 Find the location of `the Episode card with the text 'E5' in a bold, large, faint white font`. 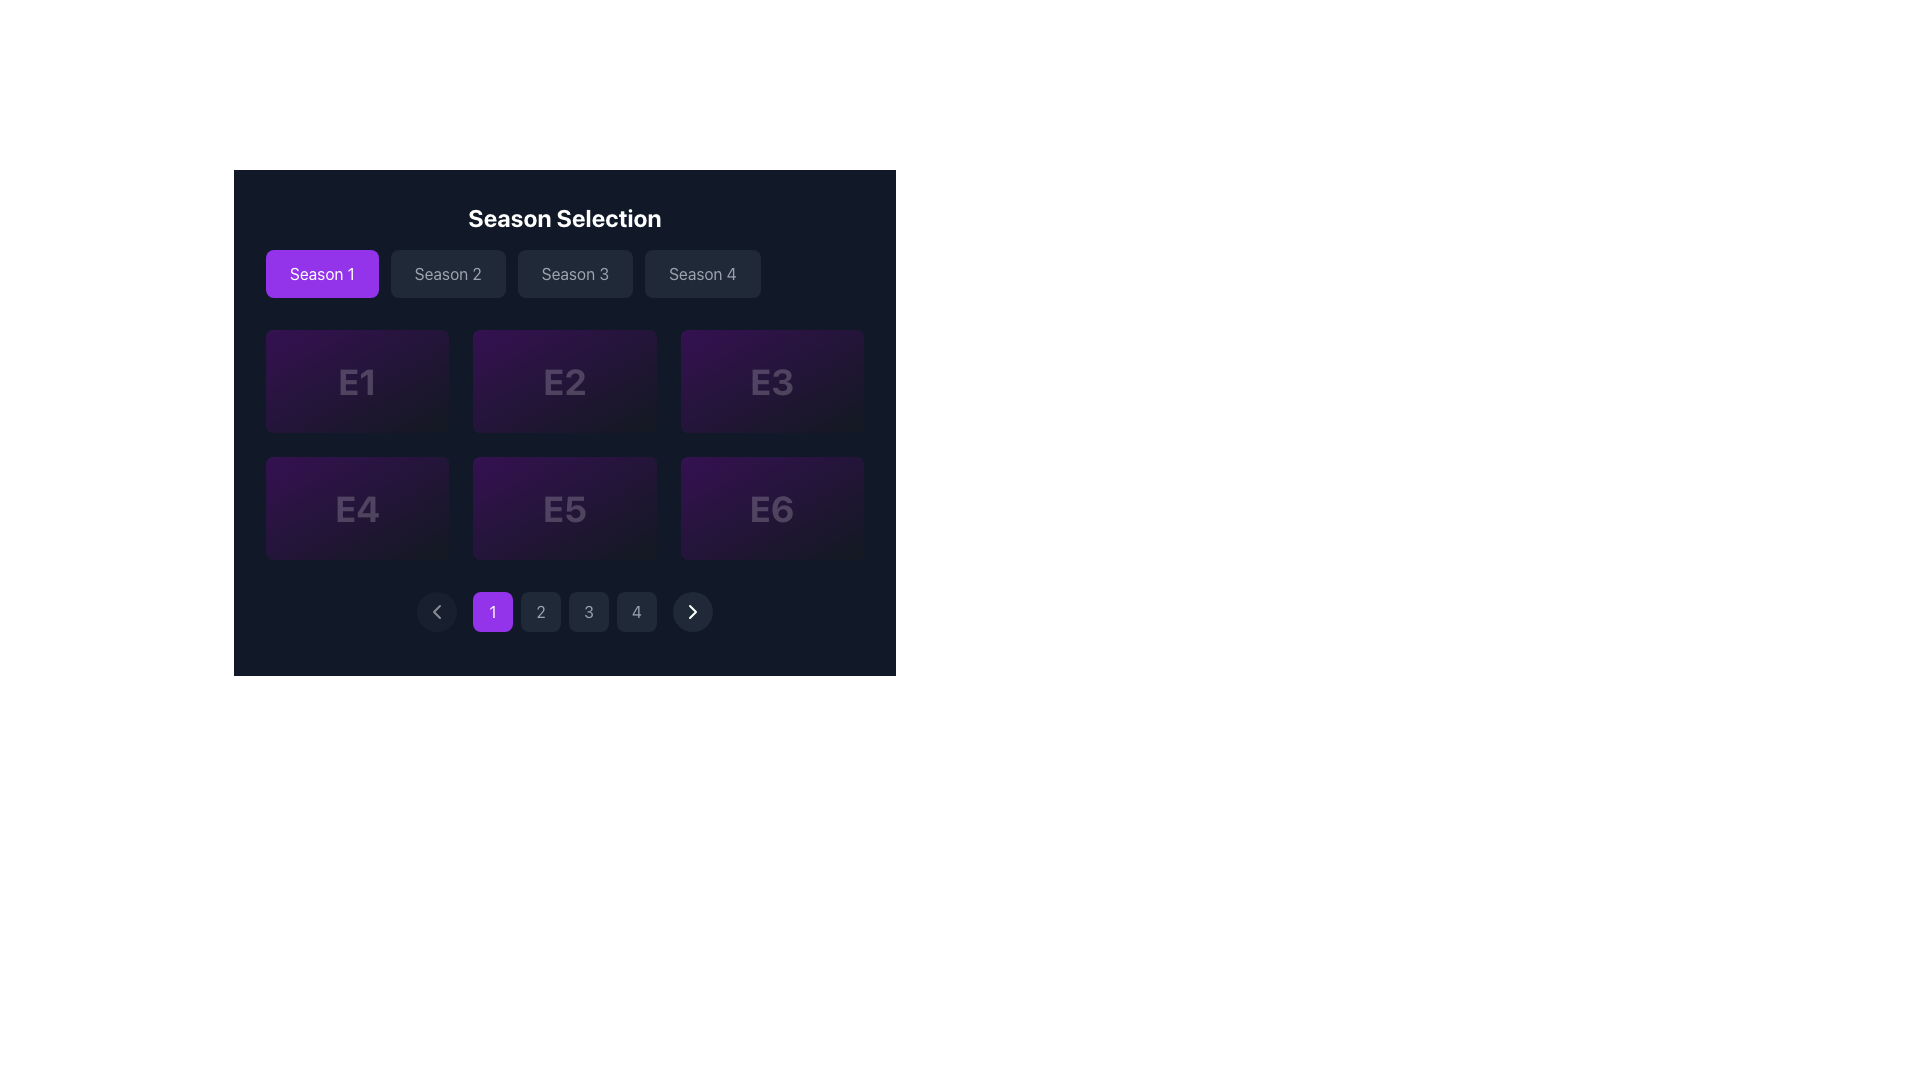

the Episode card with the text 'E5' in a bold, large, faint white font is located at coordinates (564, 507).